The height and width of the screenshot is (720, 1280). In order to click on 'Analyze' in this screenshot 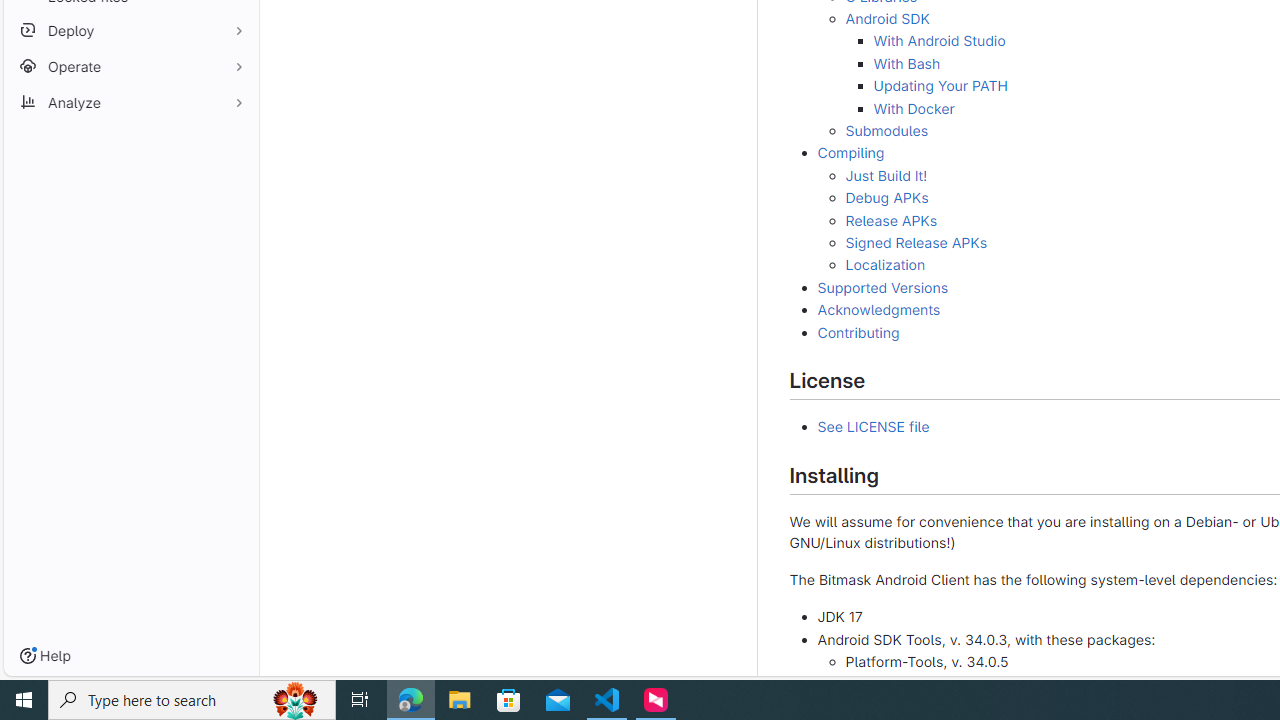, I will do `click(130, 102)`.